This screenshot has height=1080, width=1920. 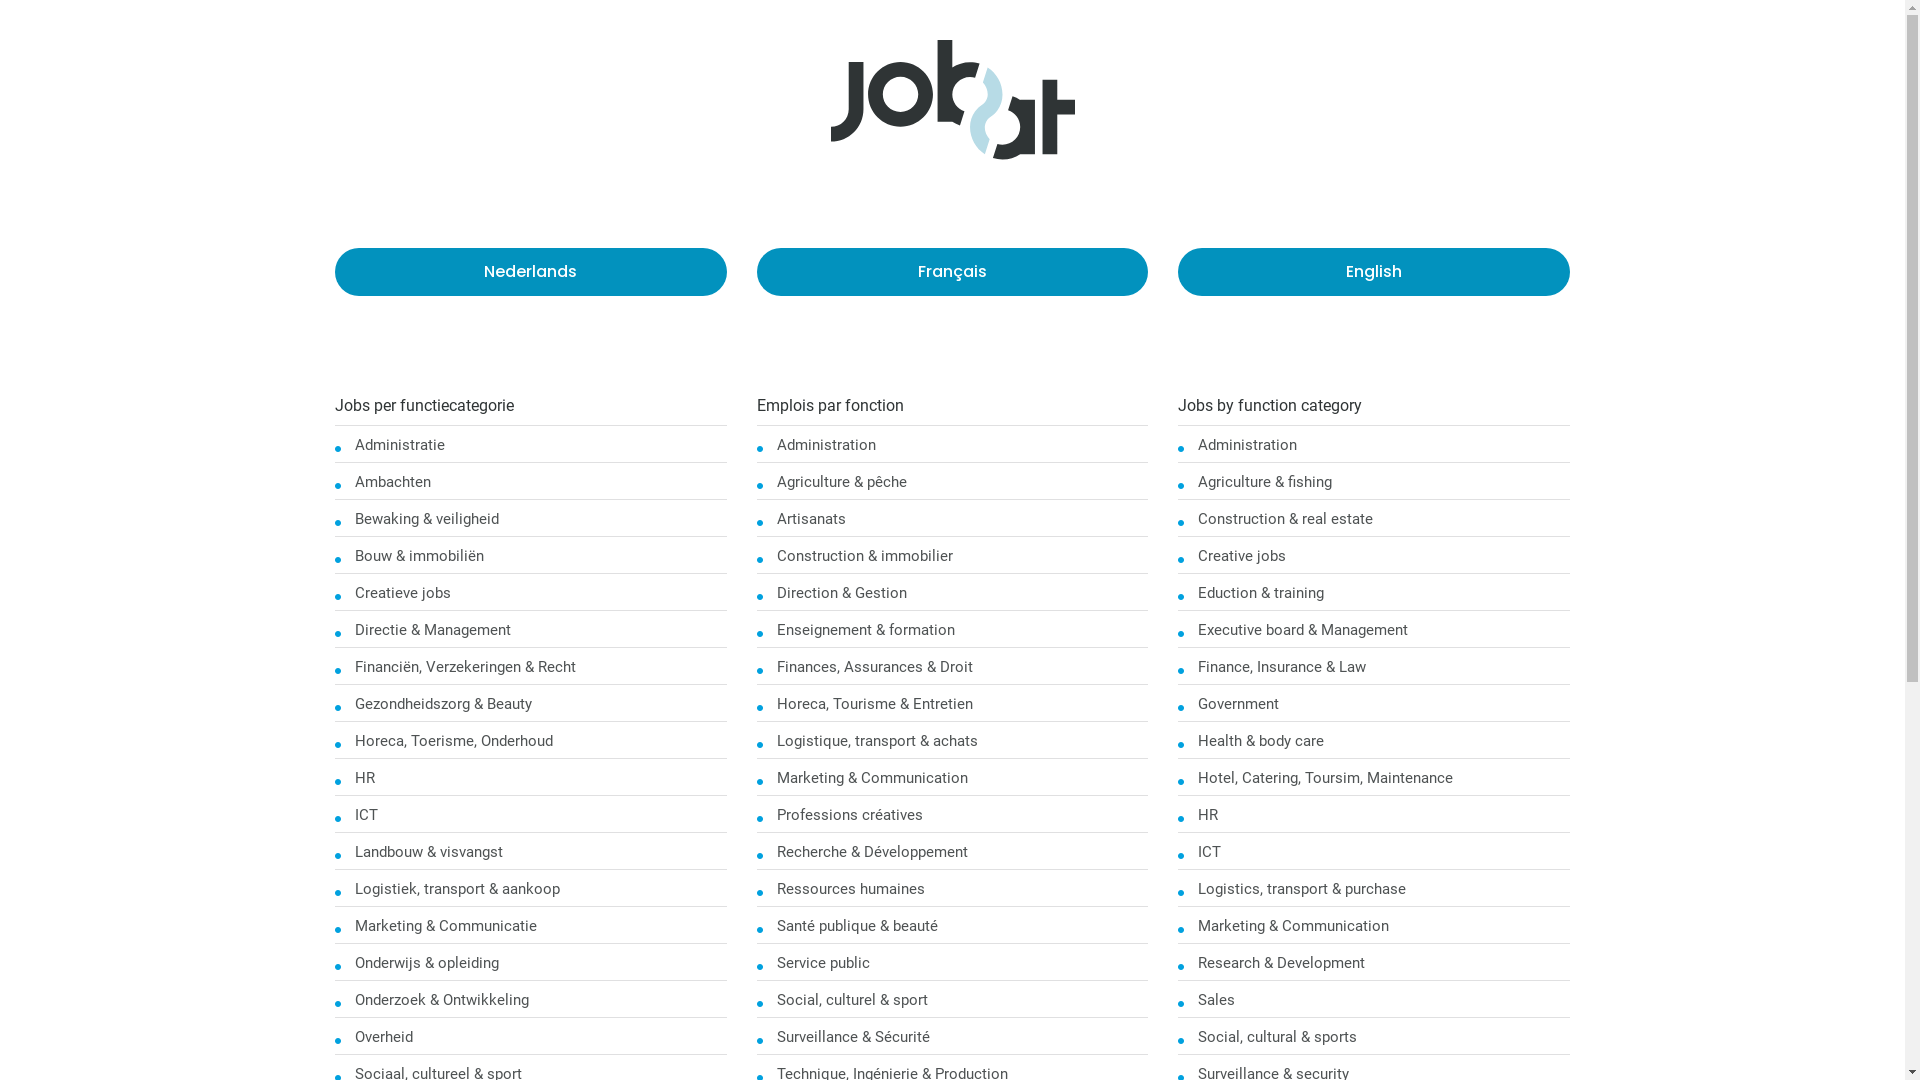 I want to click on 'Eduction & training', so click(x=1260, y=592).